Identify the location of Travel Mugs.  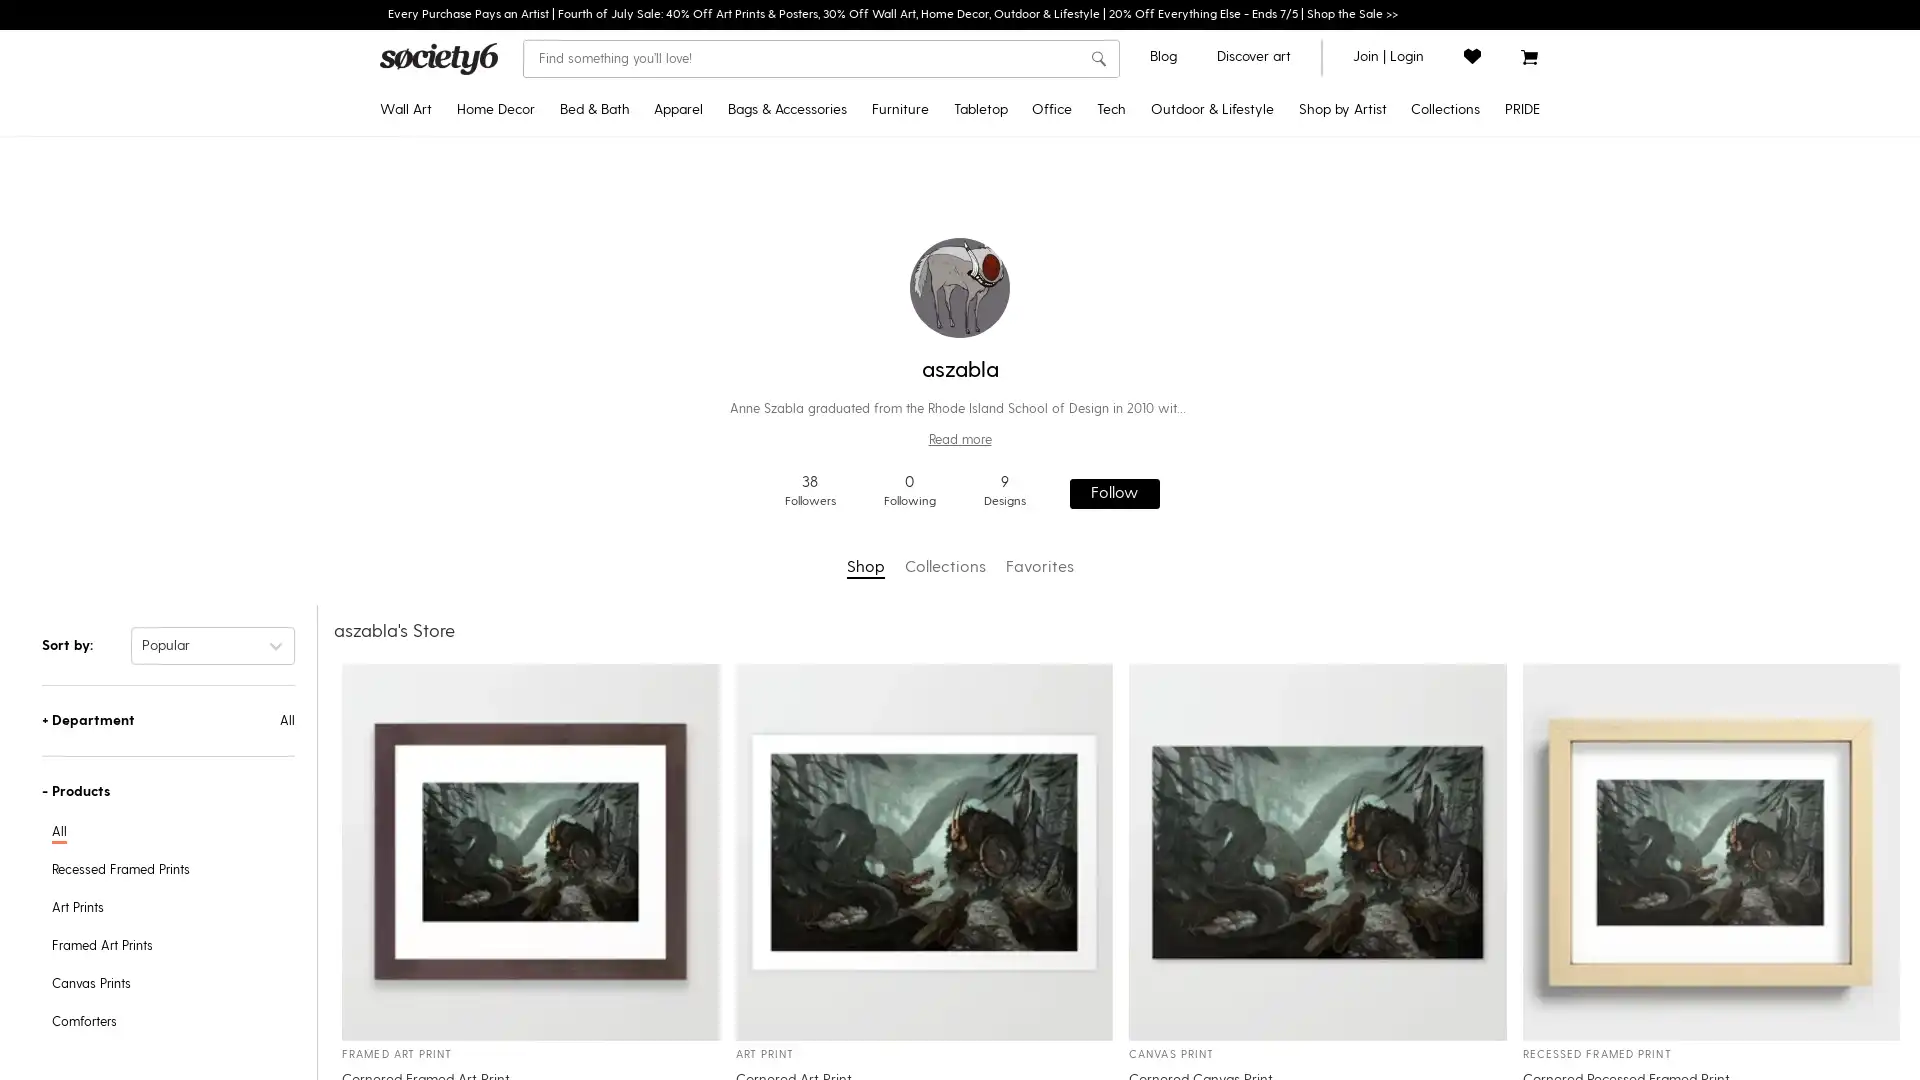
(1017, 192).